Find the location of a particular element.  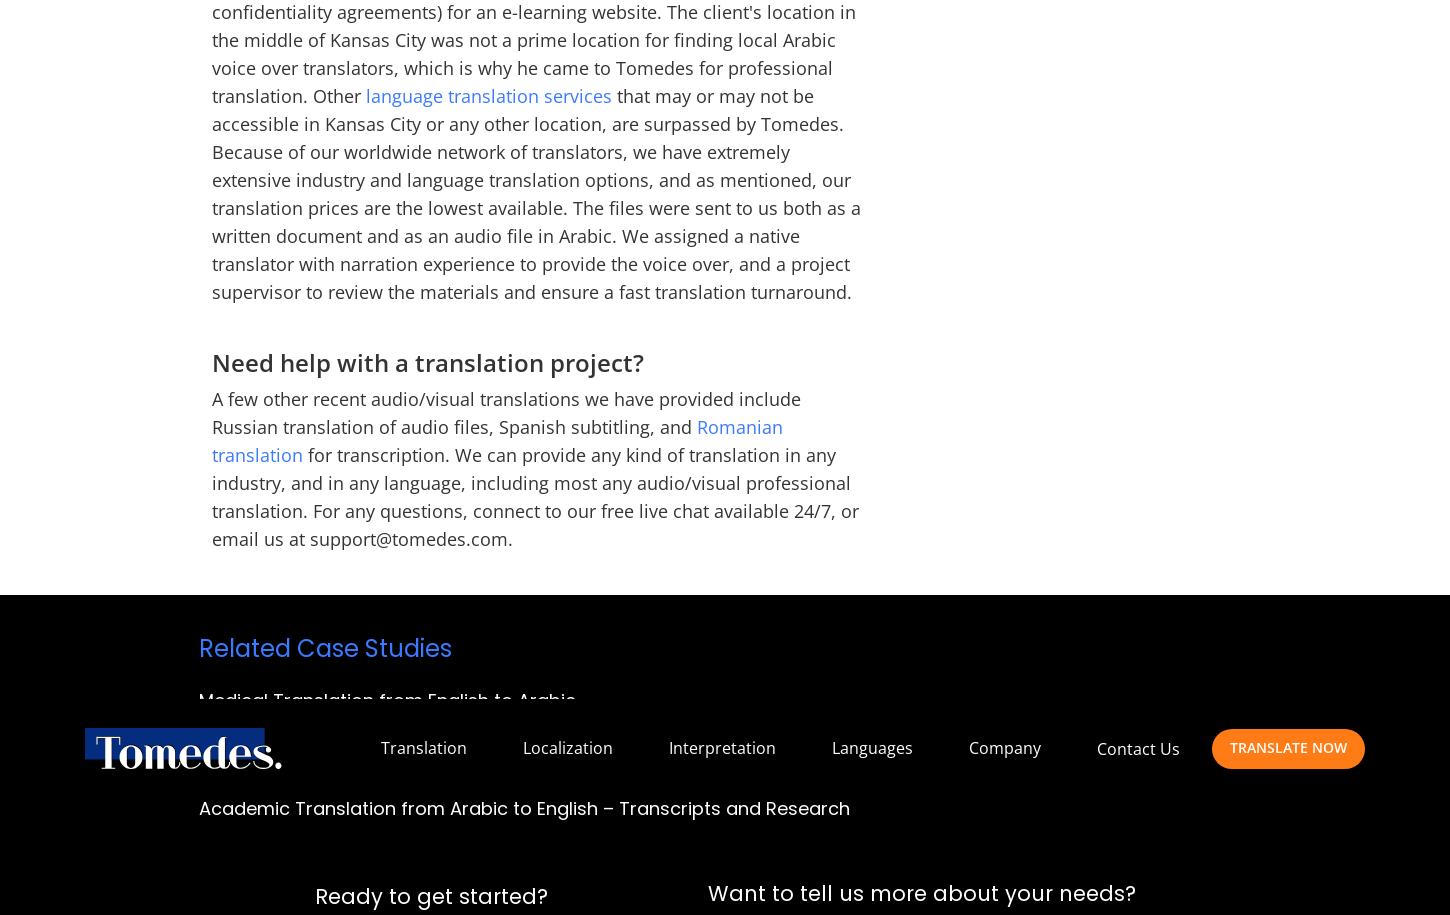

'UK: +44 (0)16 1509 6140' is located at coordinates (836, 19).